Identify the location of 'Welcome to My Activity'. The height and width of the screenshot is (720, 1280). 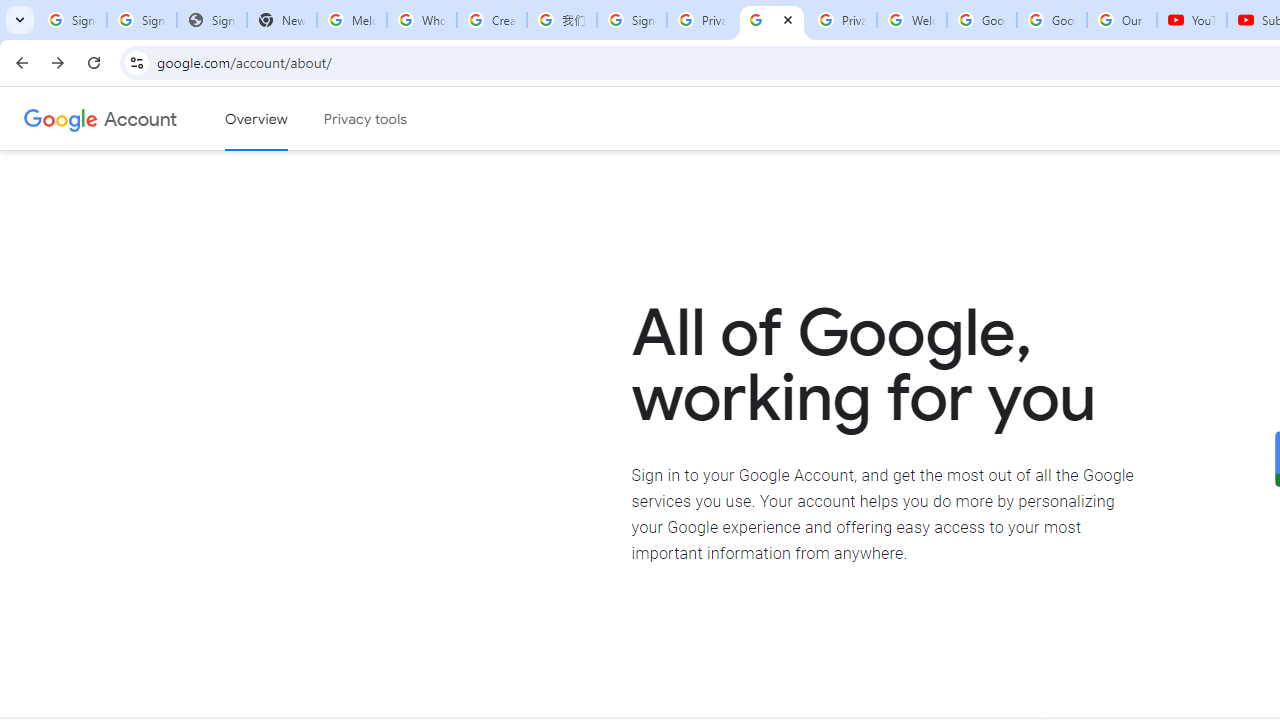
(911, 20).